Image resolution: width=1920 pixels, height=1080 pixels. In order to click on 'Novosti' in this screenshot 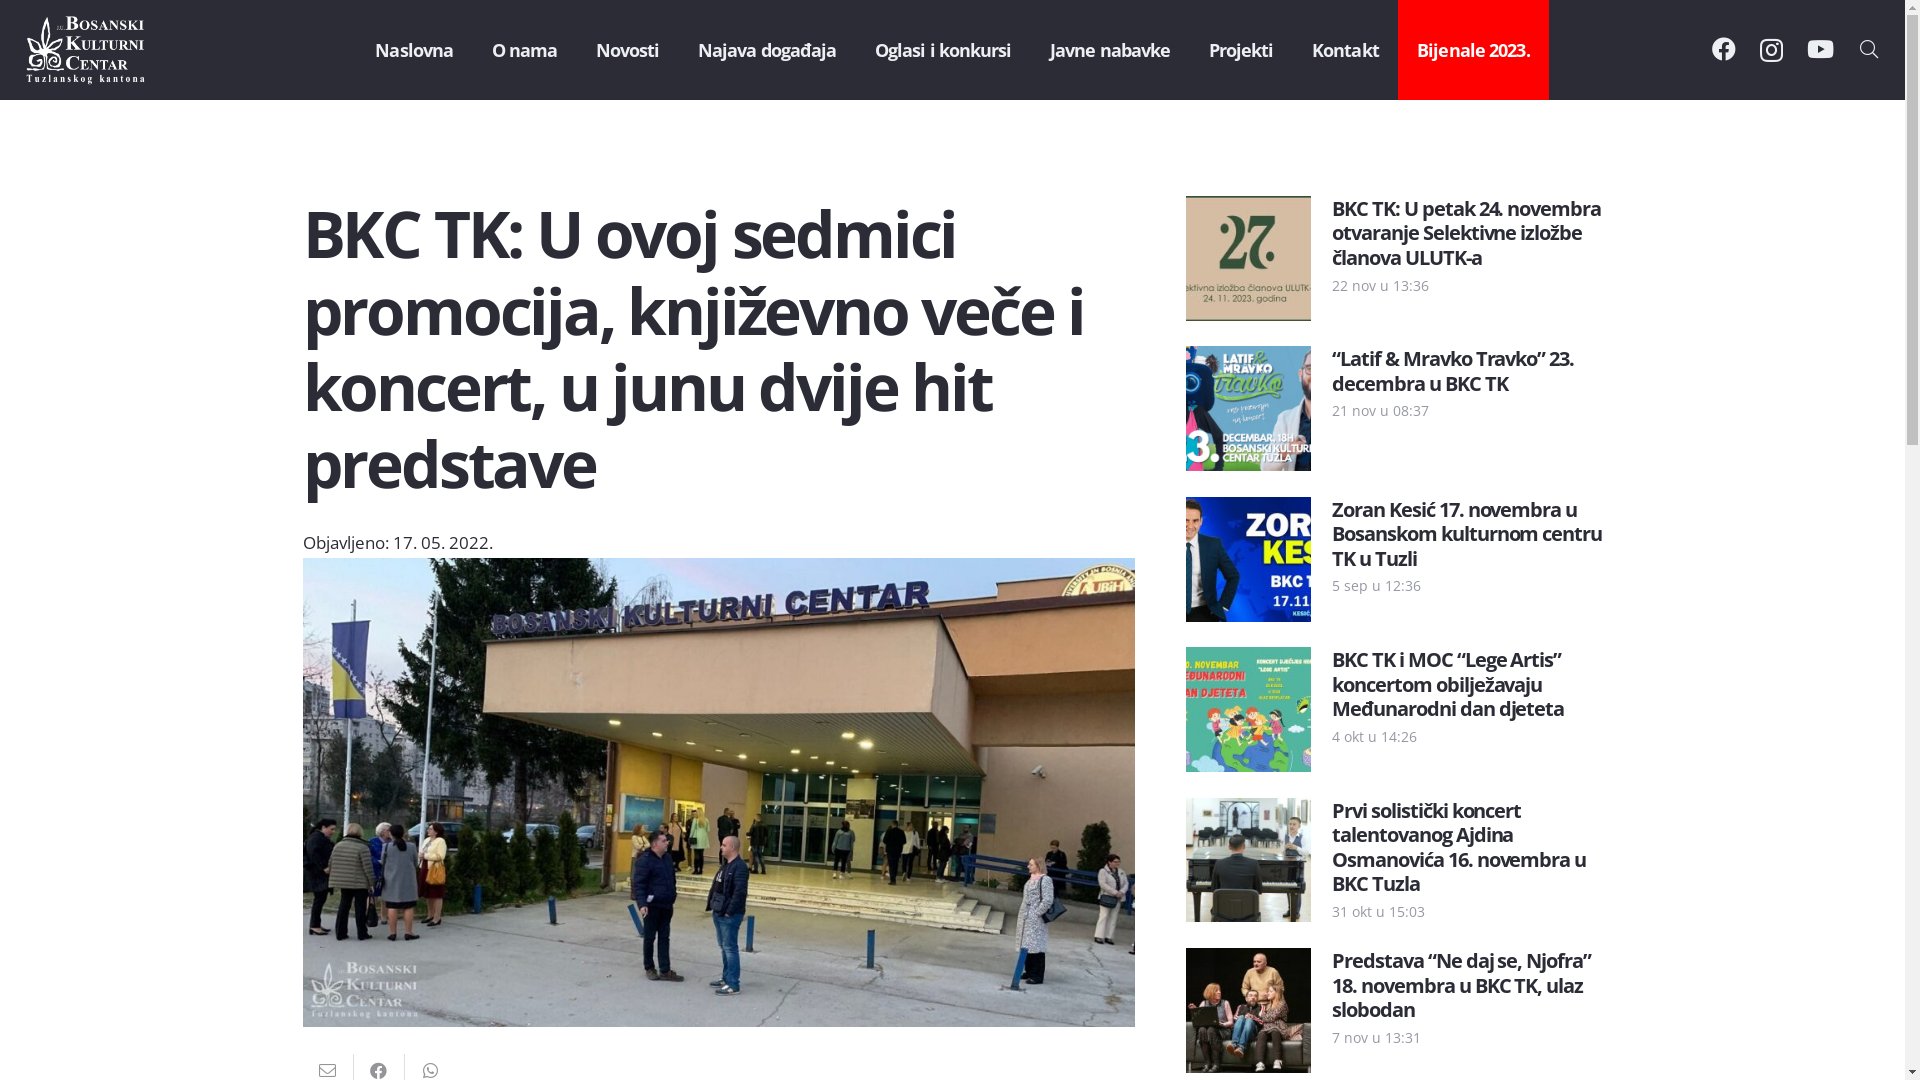, I will do `click(575, 49)`.